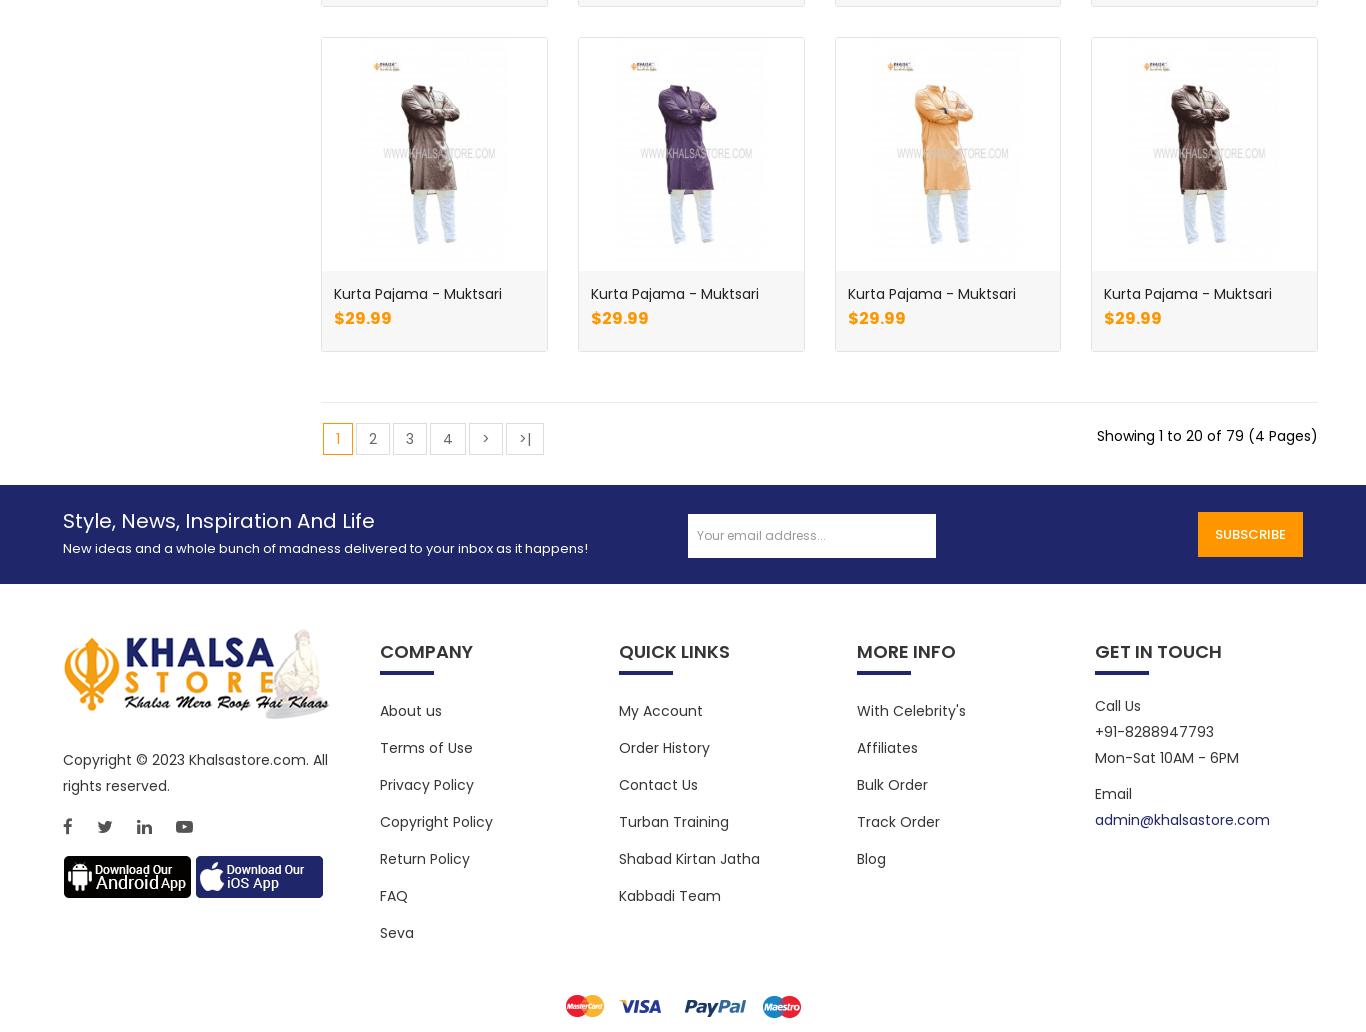 The width and height of the screenshot is (1366, 1032). What do you see at coordinates (616, 821) in the screenshot?
I see `'Turban Training'` at bounding box center [616, 821].